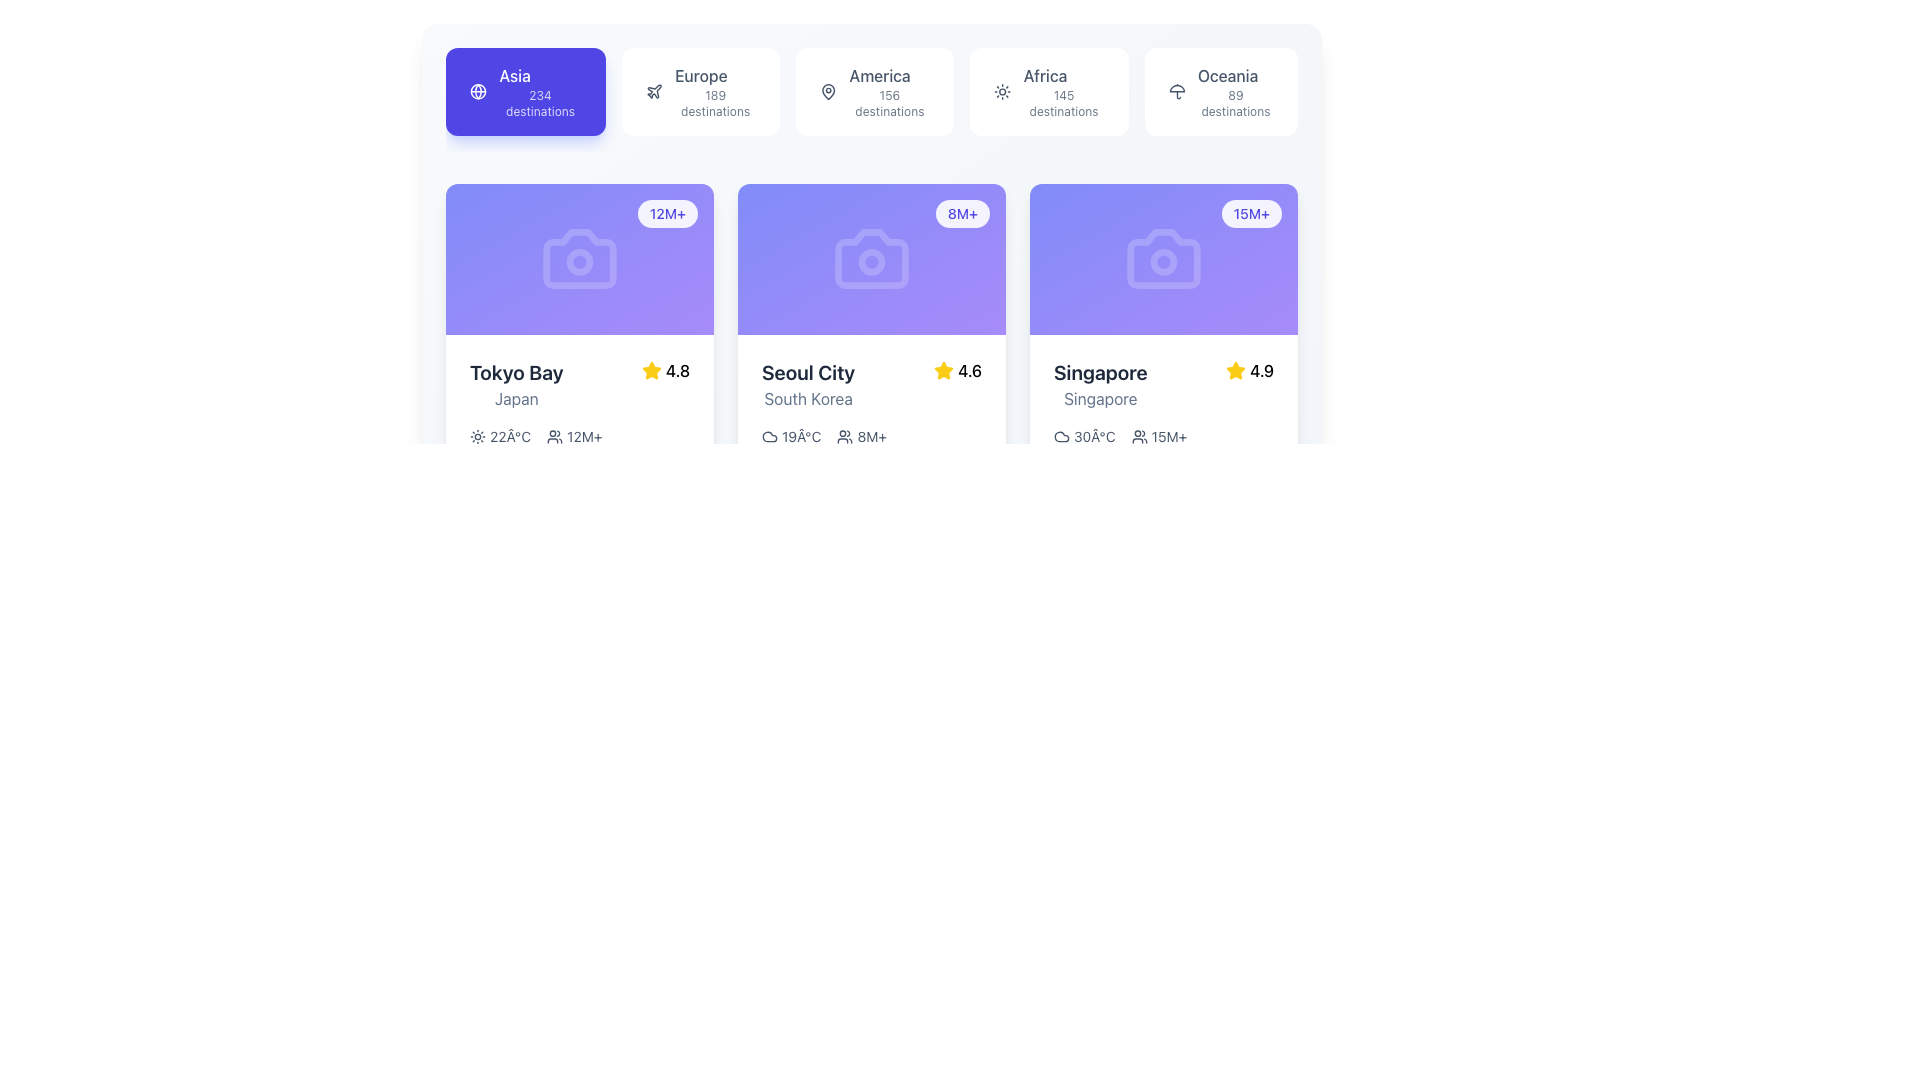  Describe the element at coordinates (1169, 435) in the screenshot. I see `the Text label displaying '15M+' located at the bottom right corner of the 'Singapore' card, adjacent to a user icon` at that location.